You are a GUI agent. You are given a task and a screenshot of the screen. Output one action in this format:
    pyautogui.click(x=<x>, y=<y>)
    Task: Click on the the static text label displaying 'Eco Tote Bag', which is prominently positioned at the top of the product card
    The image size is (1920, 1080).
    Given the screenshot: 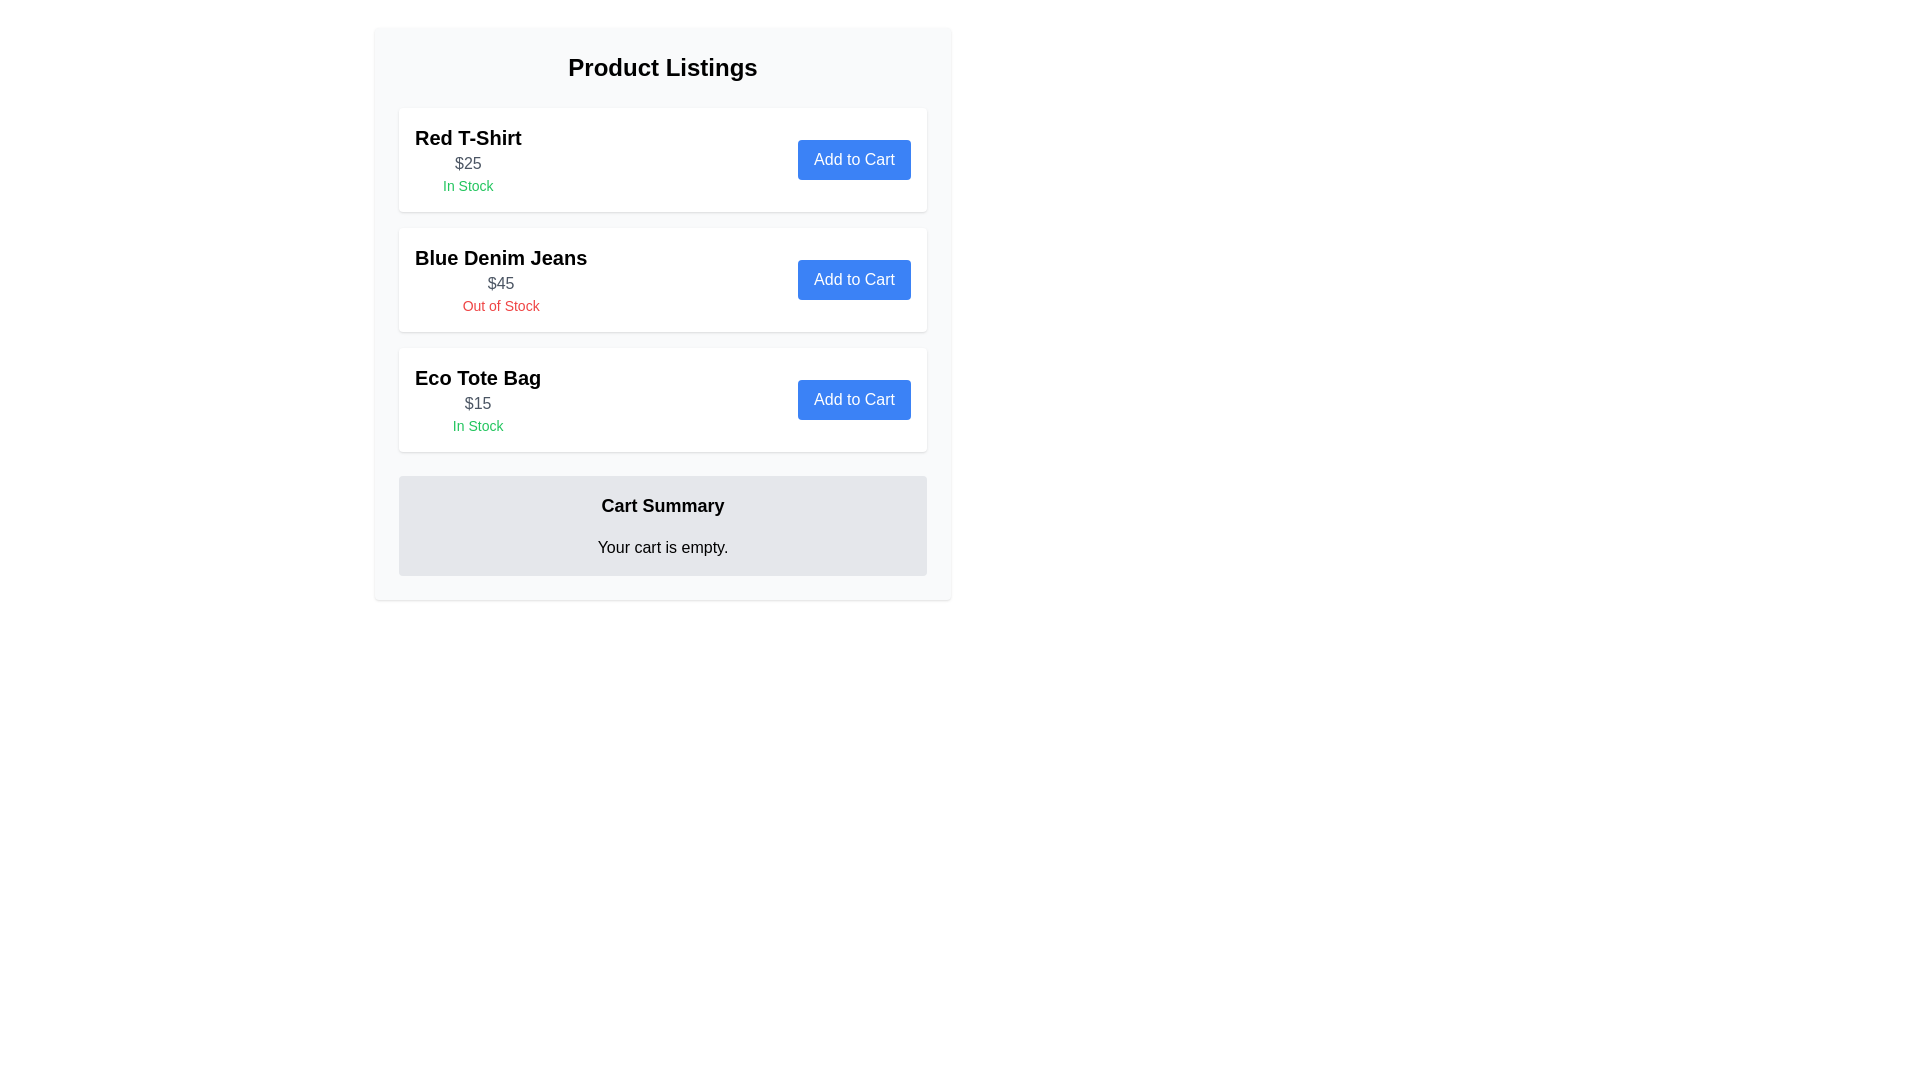 What is the action you would take?
    pyautogui.click(x=477, y=378)
    